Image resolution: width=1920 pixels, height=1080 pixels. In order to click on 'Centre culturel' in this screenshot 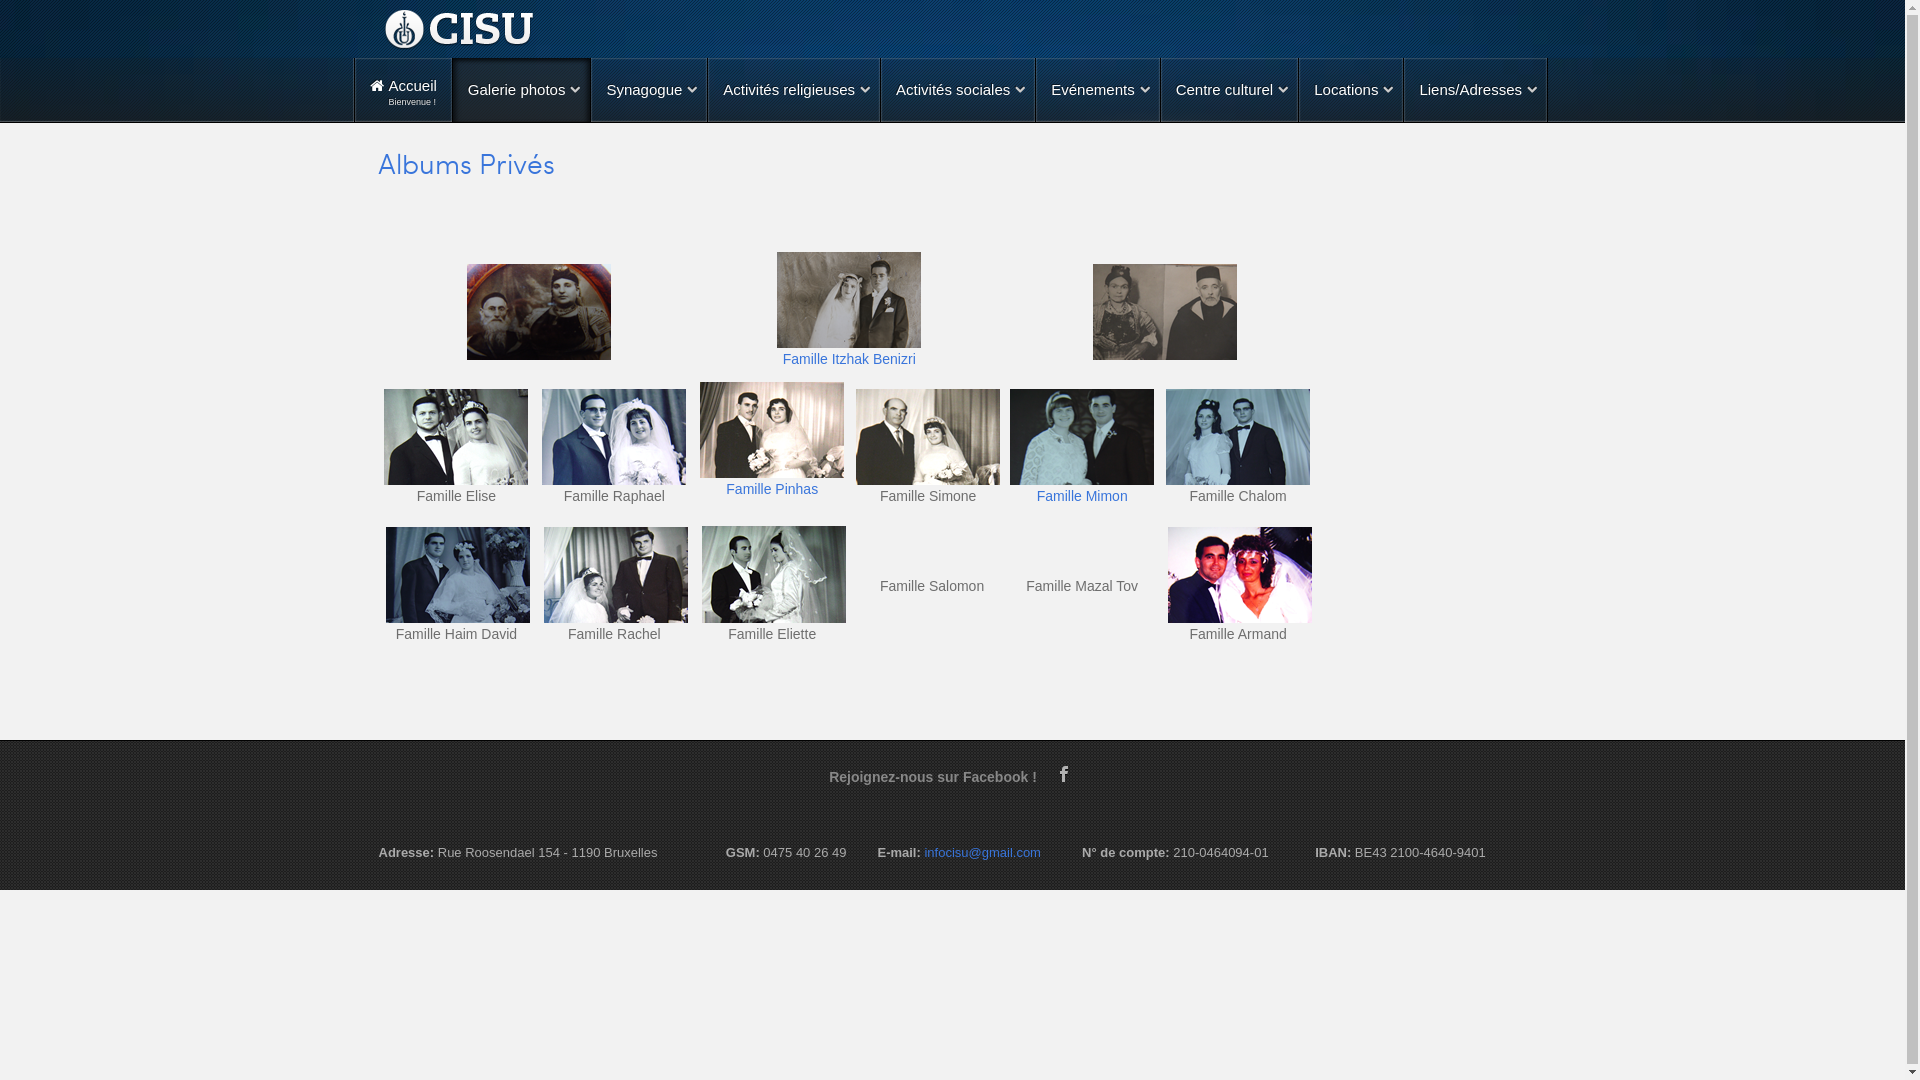, I will do `click(1228, 88)`.